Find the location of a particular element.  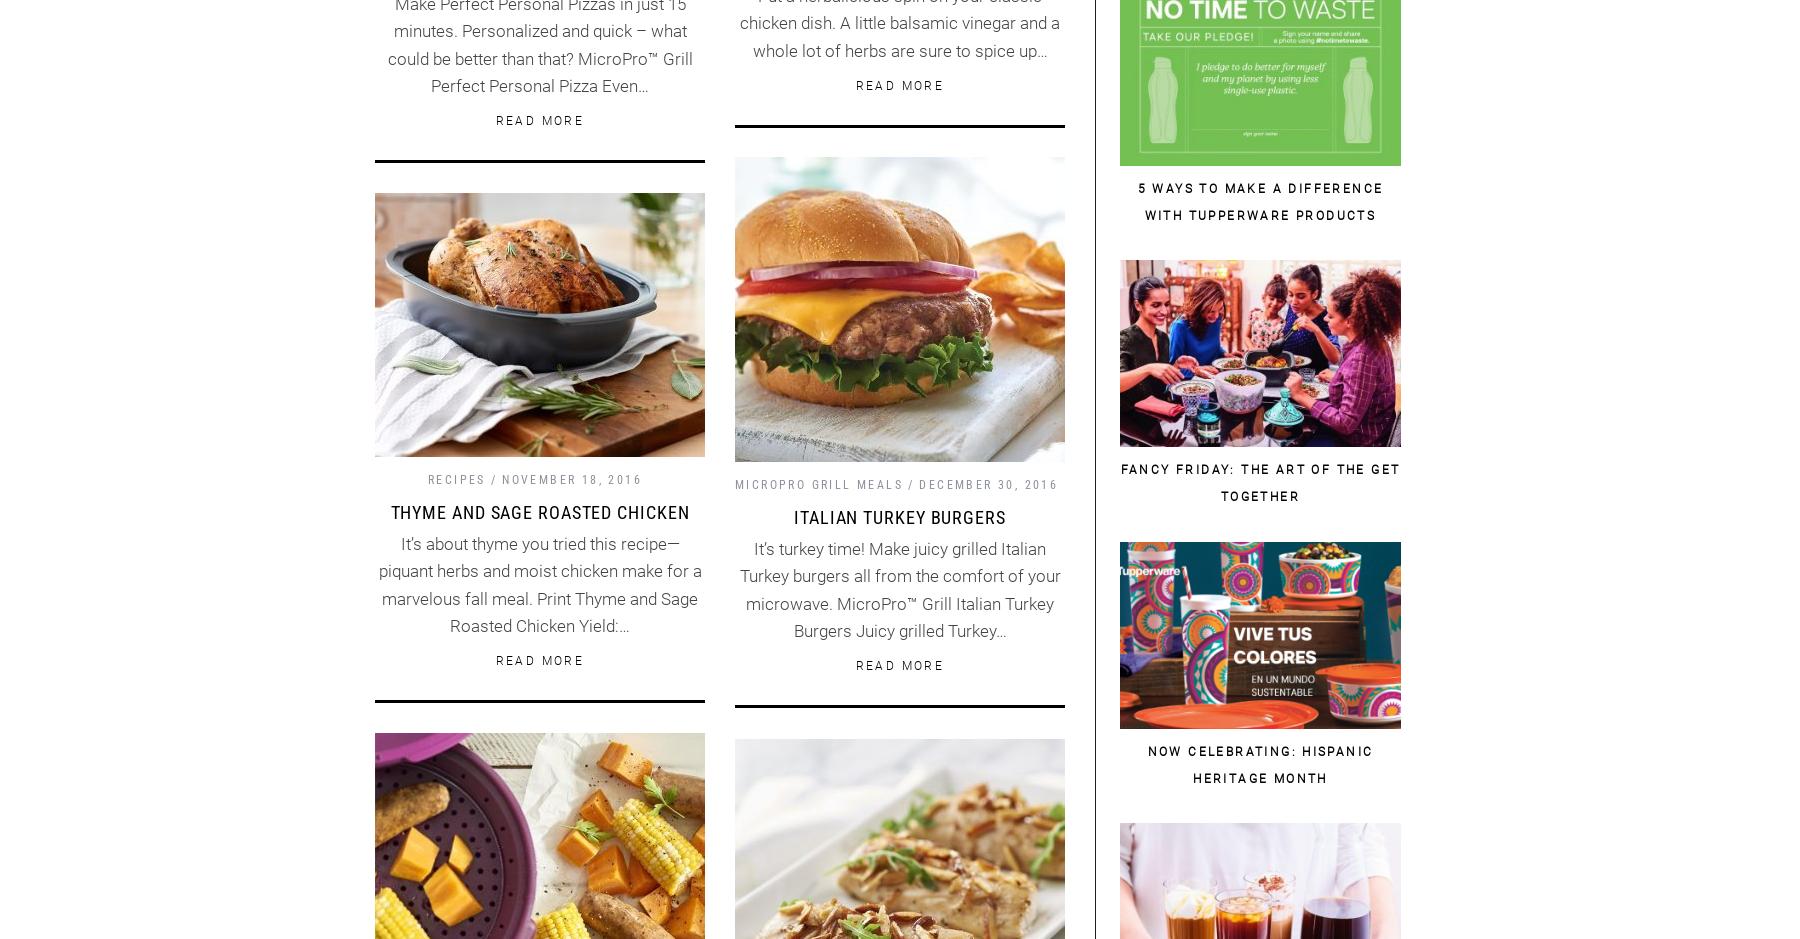

'MicroPro Grill Meals' is located at coordinates (733, 482).